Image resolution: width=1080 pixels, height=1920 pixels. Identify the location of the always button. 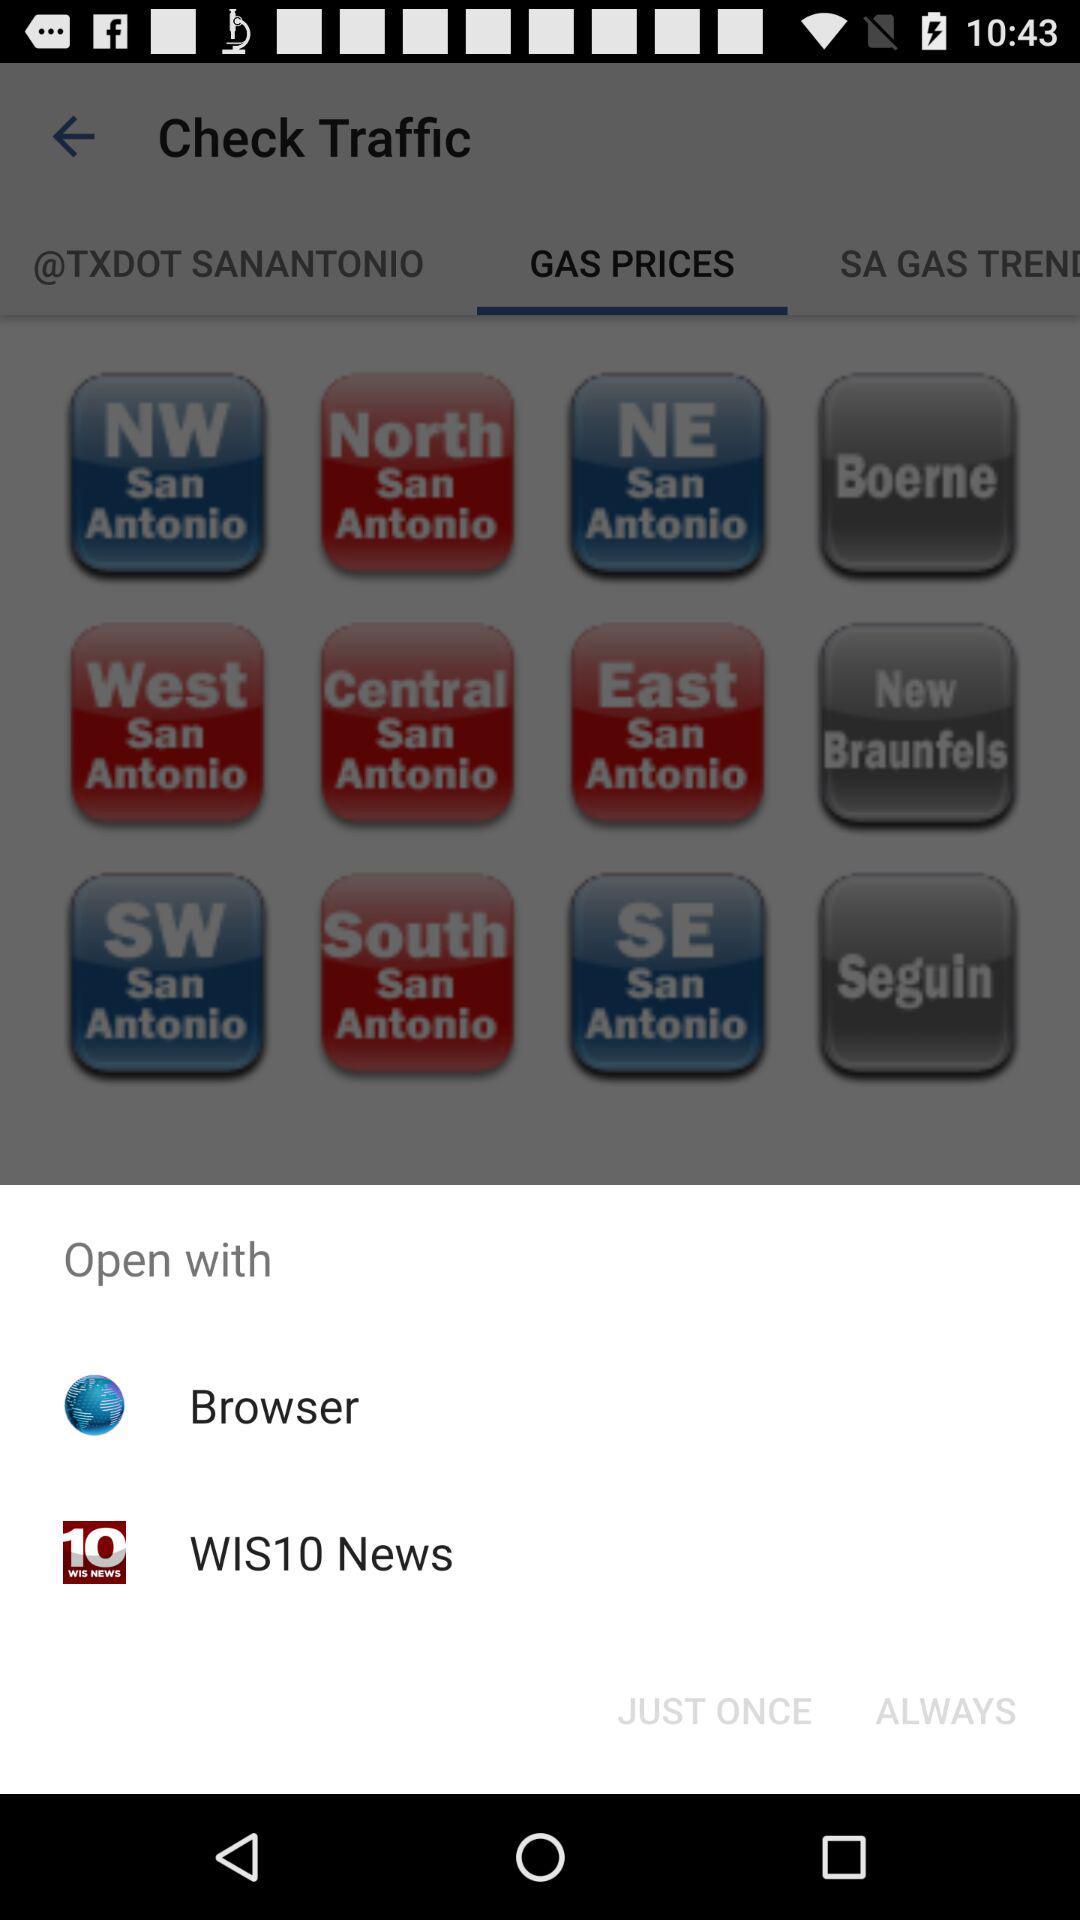
(945, 1708).